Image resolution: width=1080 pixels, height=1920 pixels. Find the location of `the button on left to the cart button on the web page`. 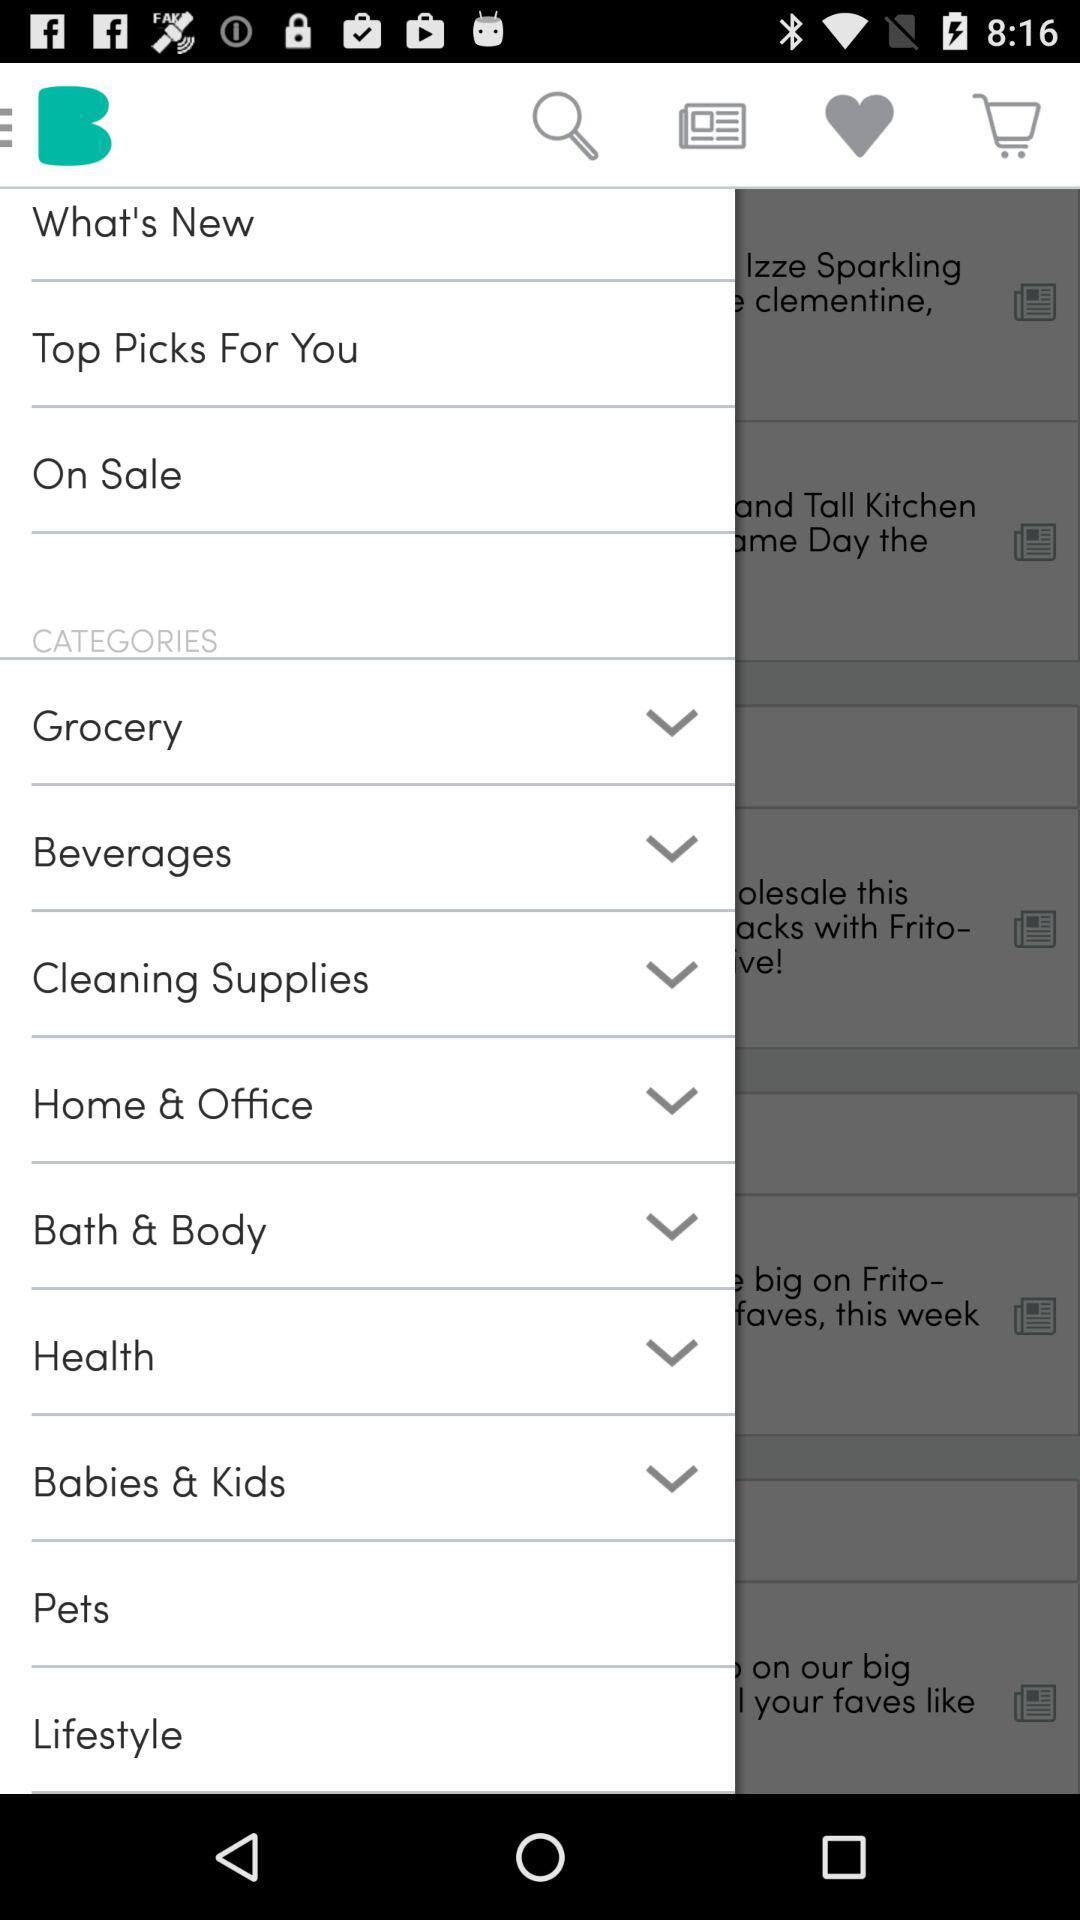

the button on left to the cart button on the web page is located at coordinates (858, 124).